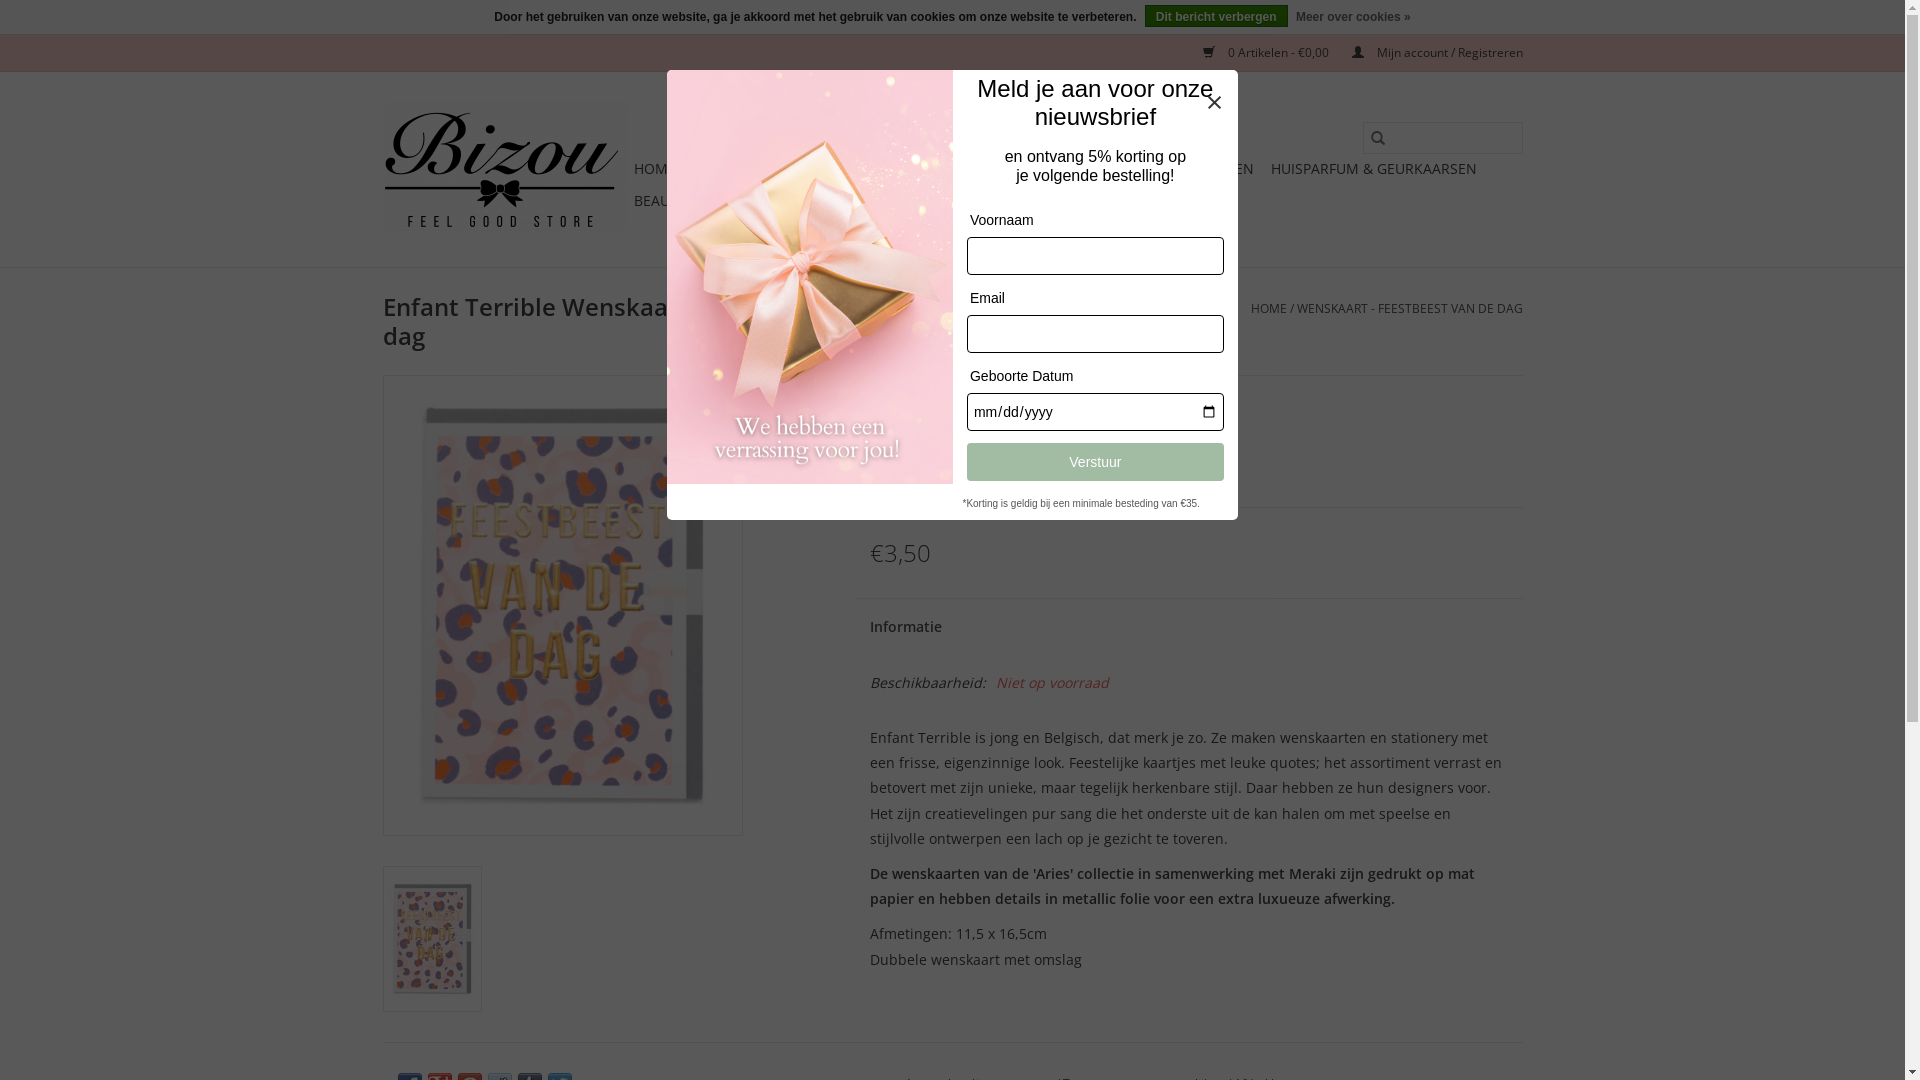 The image size is (1920, 1080). What do you see at coordinates (1022, 200) in the screenshot?
I see `'CADEAUBONNEN'` at bounding box center [1022, 200].